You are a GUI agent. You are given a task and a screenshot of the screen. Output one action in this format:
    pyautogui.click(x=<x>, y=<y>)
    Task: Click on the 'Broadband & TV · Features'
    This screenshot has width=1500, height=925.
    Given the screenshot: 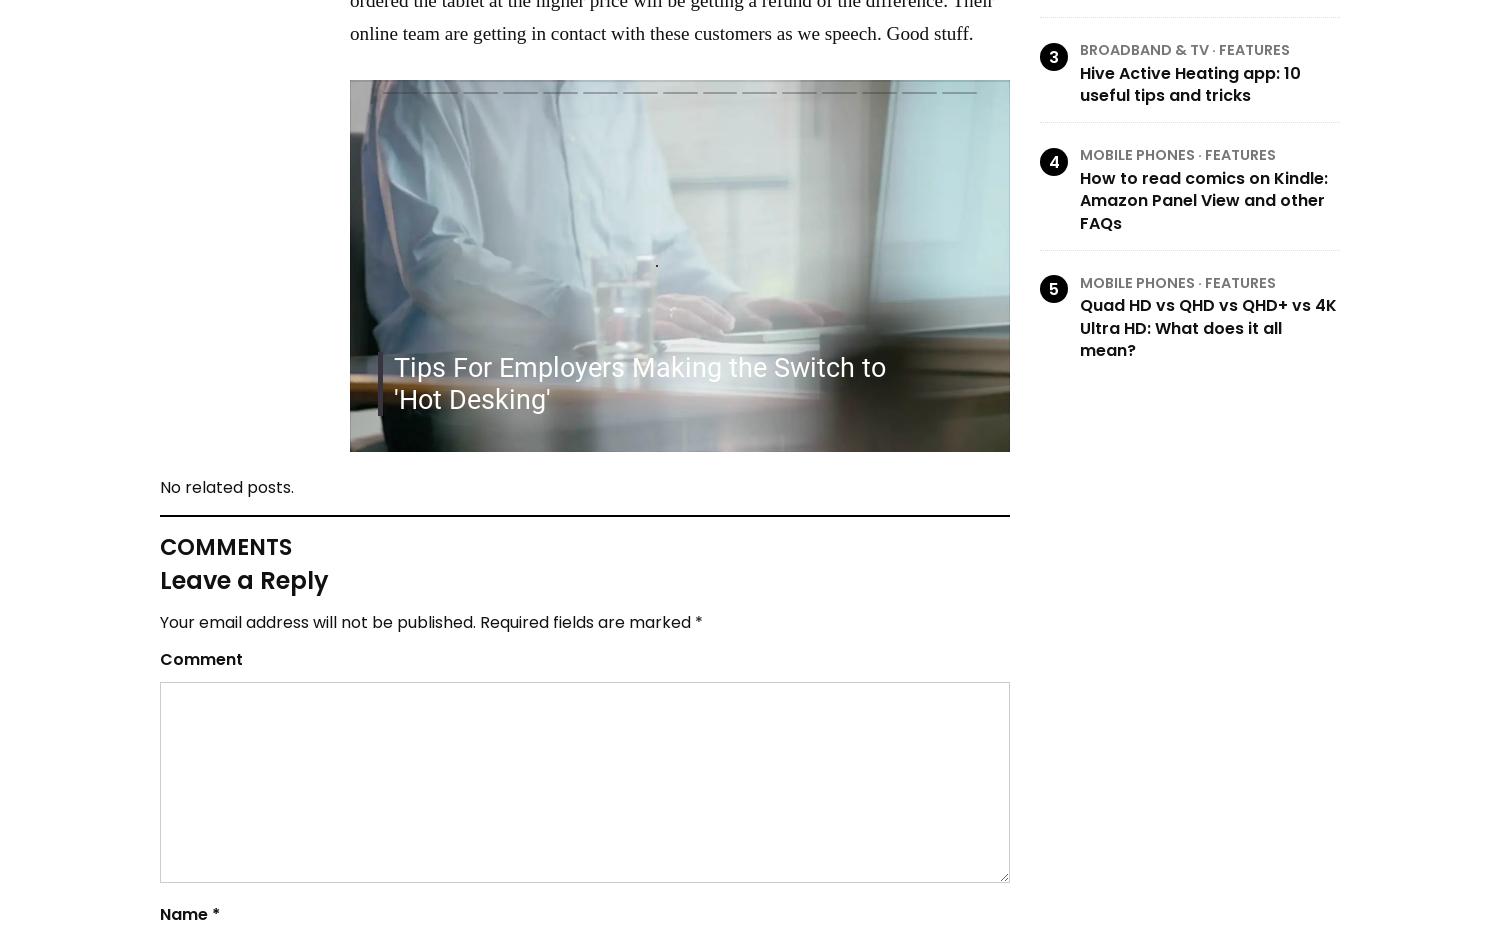 What is the action you would take?
    pyautogui.click(x=1185, y=49)
    